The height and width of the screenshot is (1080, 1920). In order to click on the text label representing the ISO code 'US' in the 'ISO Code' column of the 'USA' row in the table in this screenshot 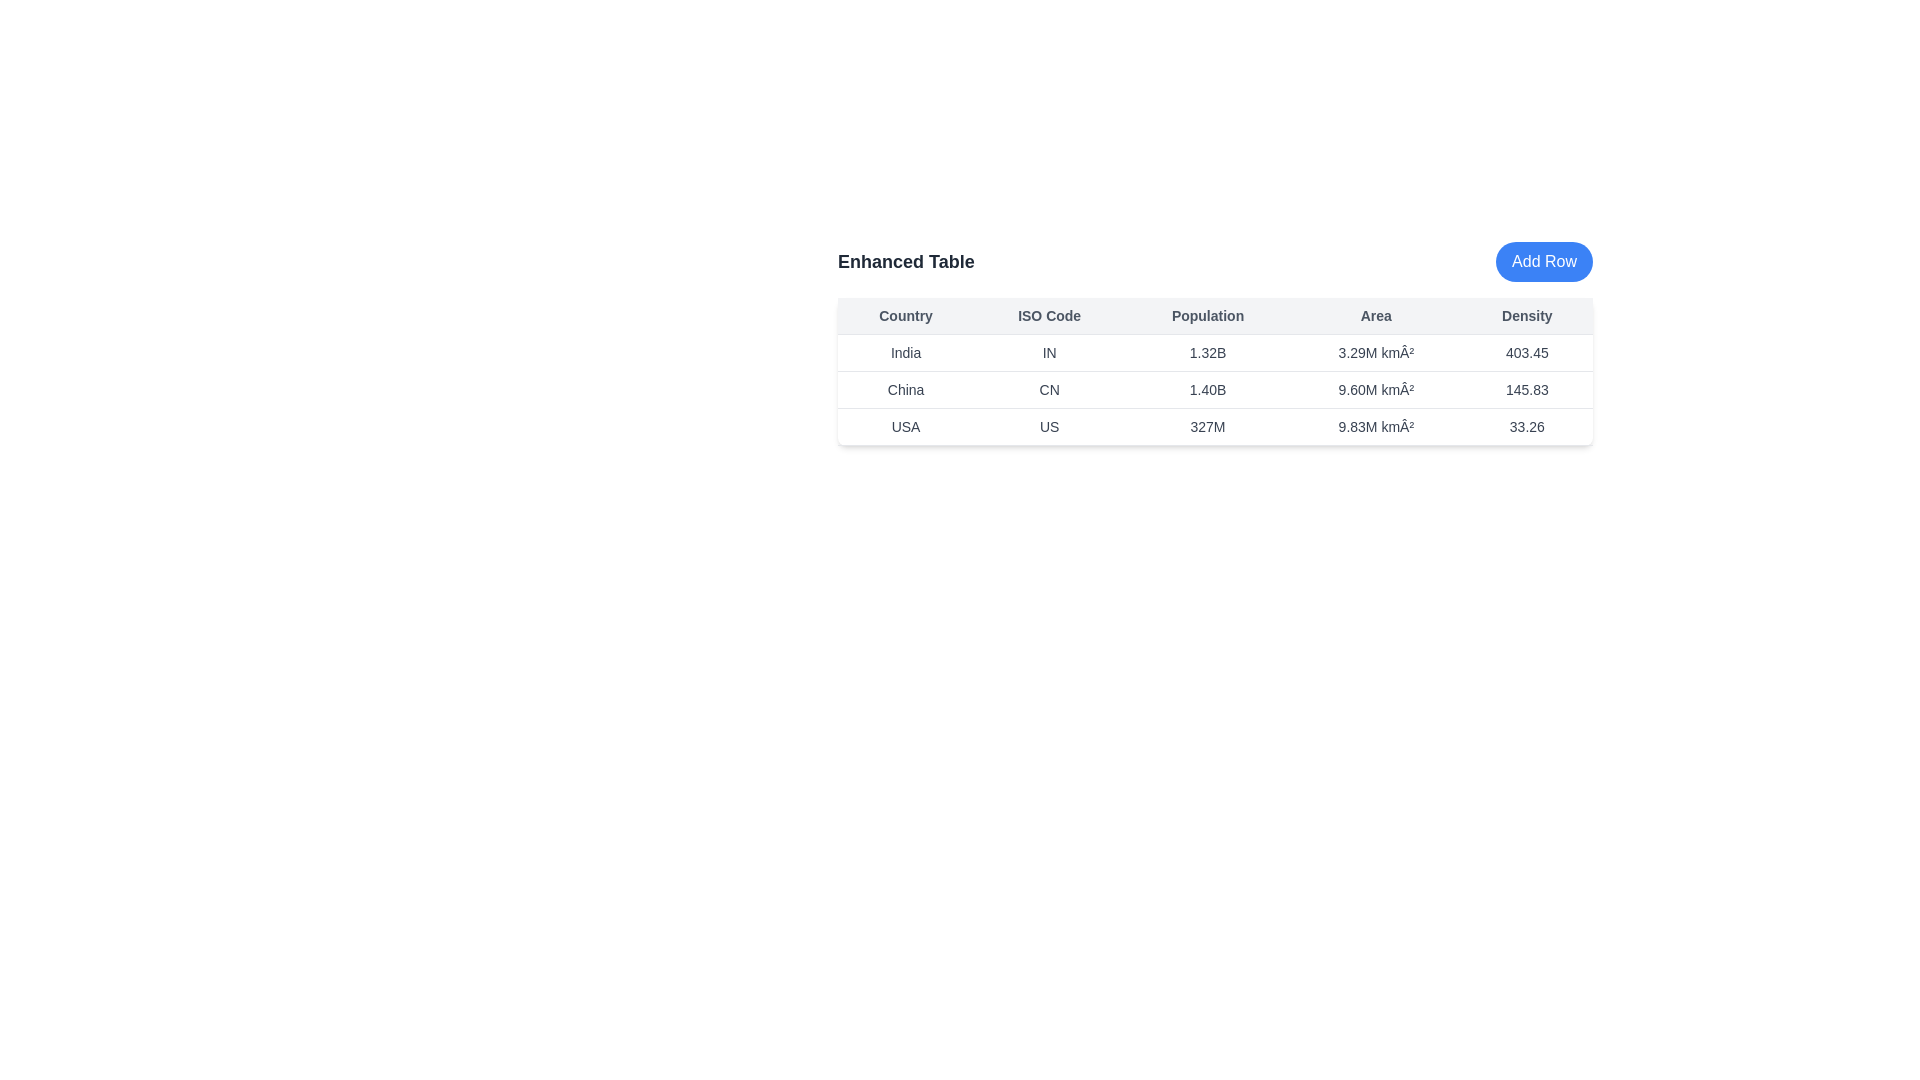, I will do `click(1048, 426)`.